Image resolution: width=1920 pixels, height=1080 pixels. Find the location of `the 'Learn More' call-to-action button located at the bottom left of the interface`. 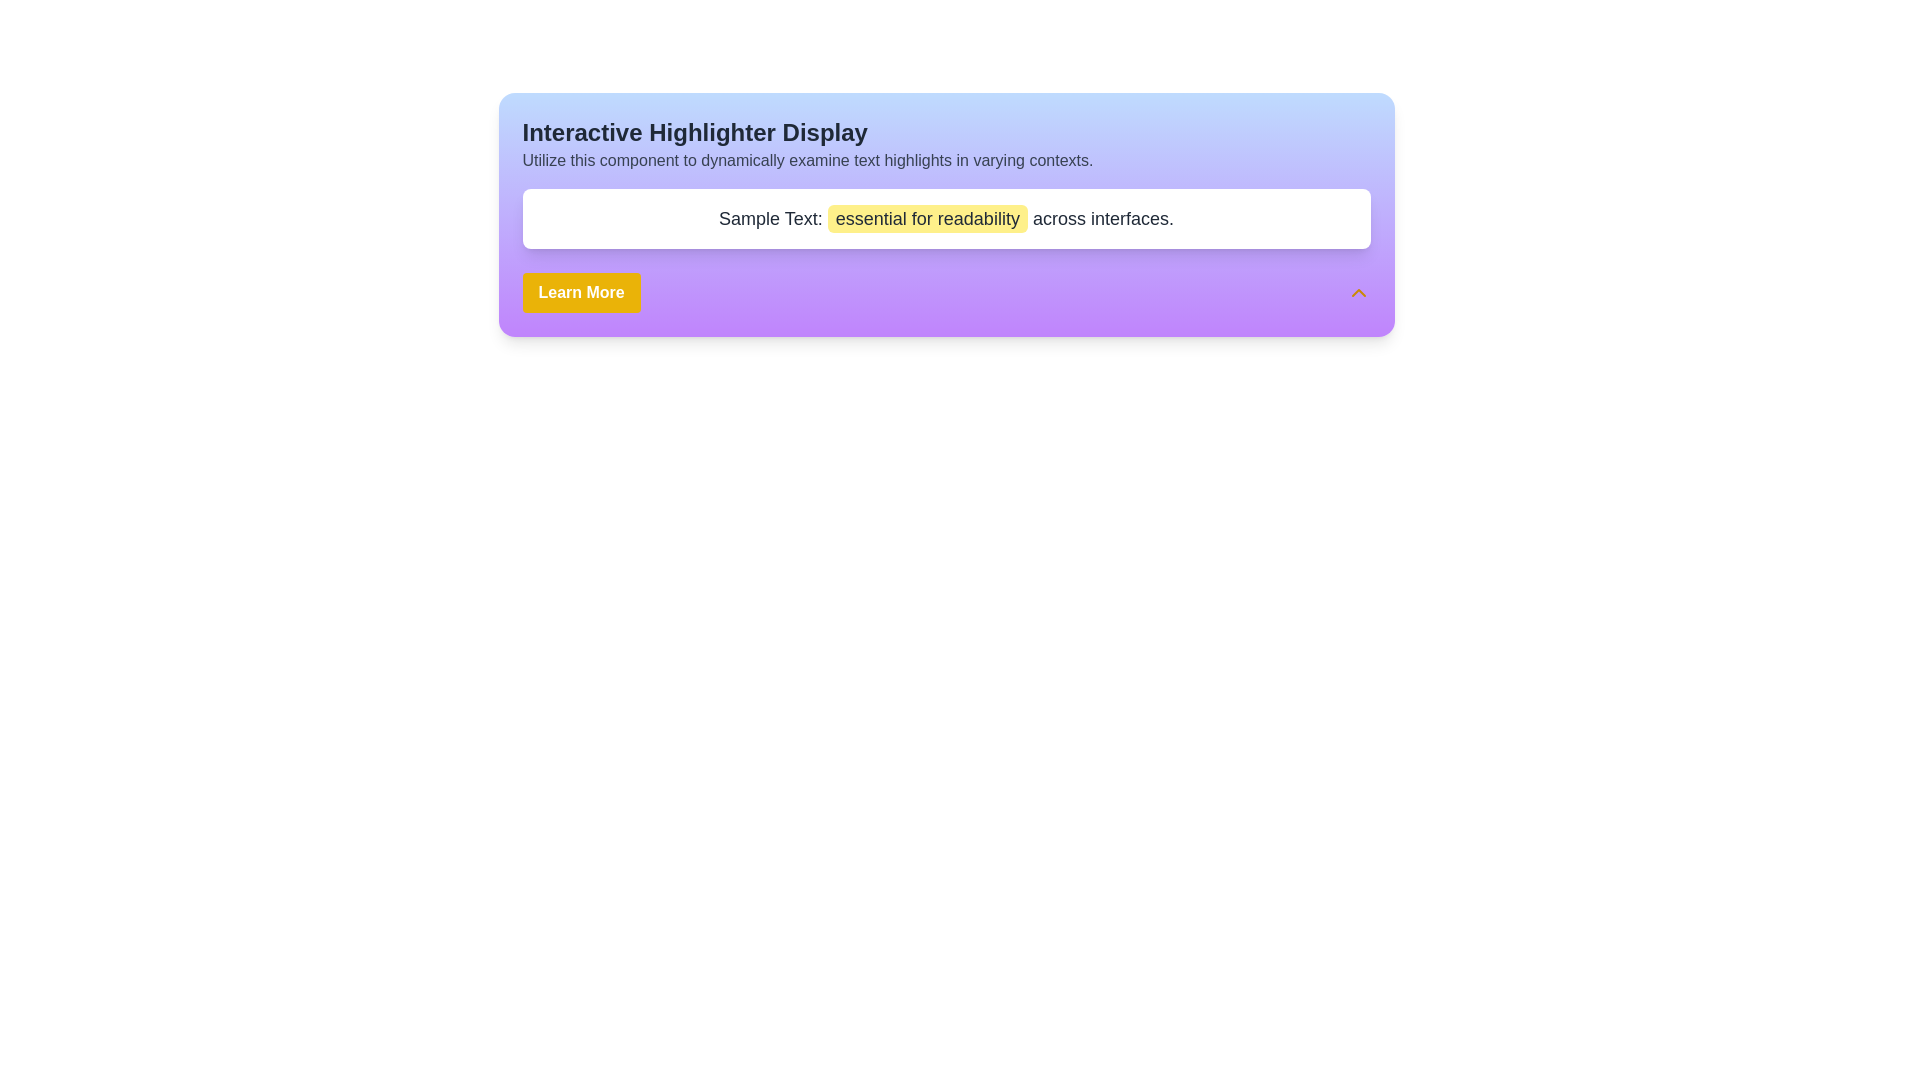

the 'Learn More' call-to-action button located at the bottom left of the interface is located at coordinates (580, 293).